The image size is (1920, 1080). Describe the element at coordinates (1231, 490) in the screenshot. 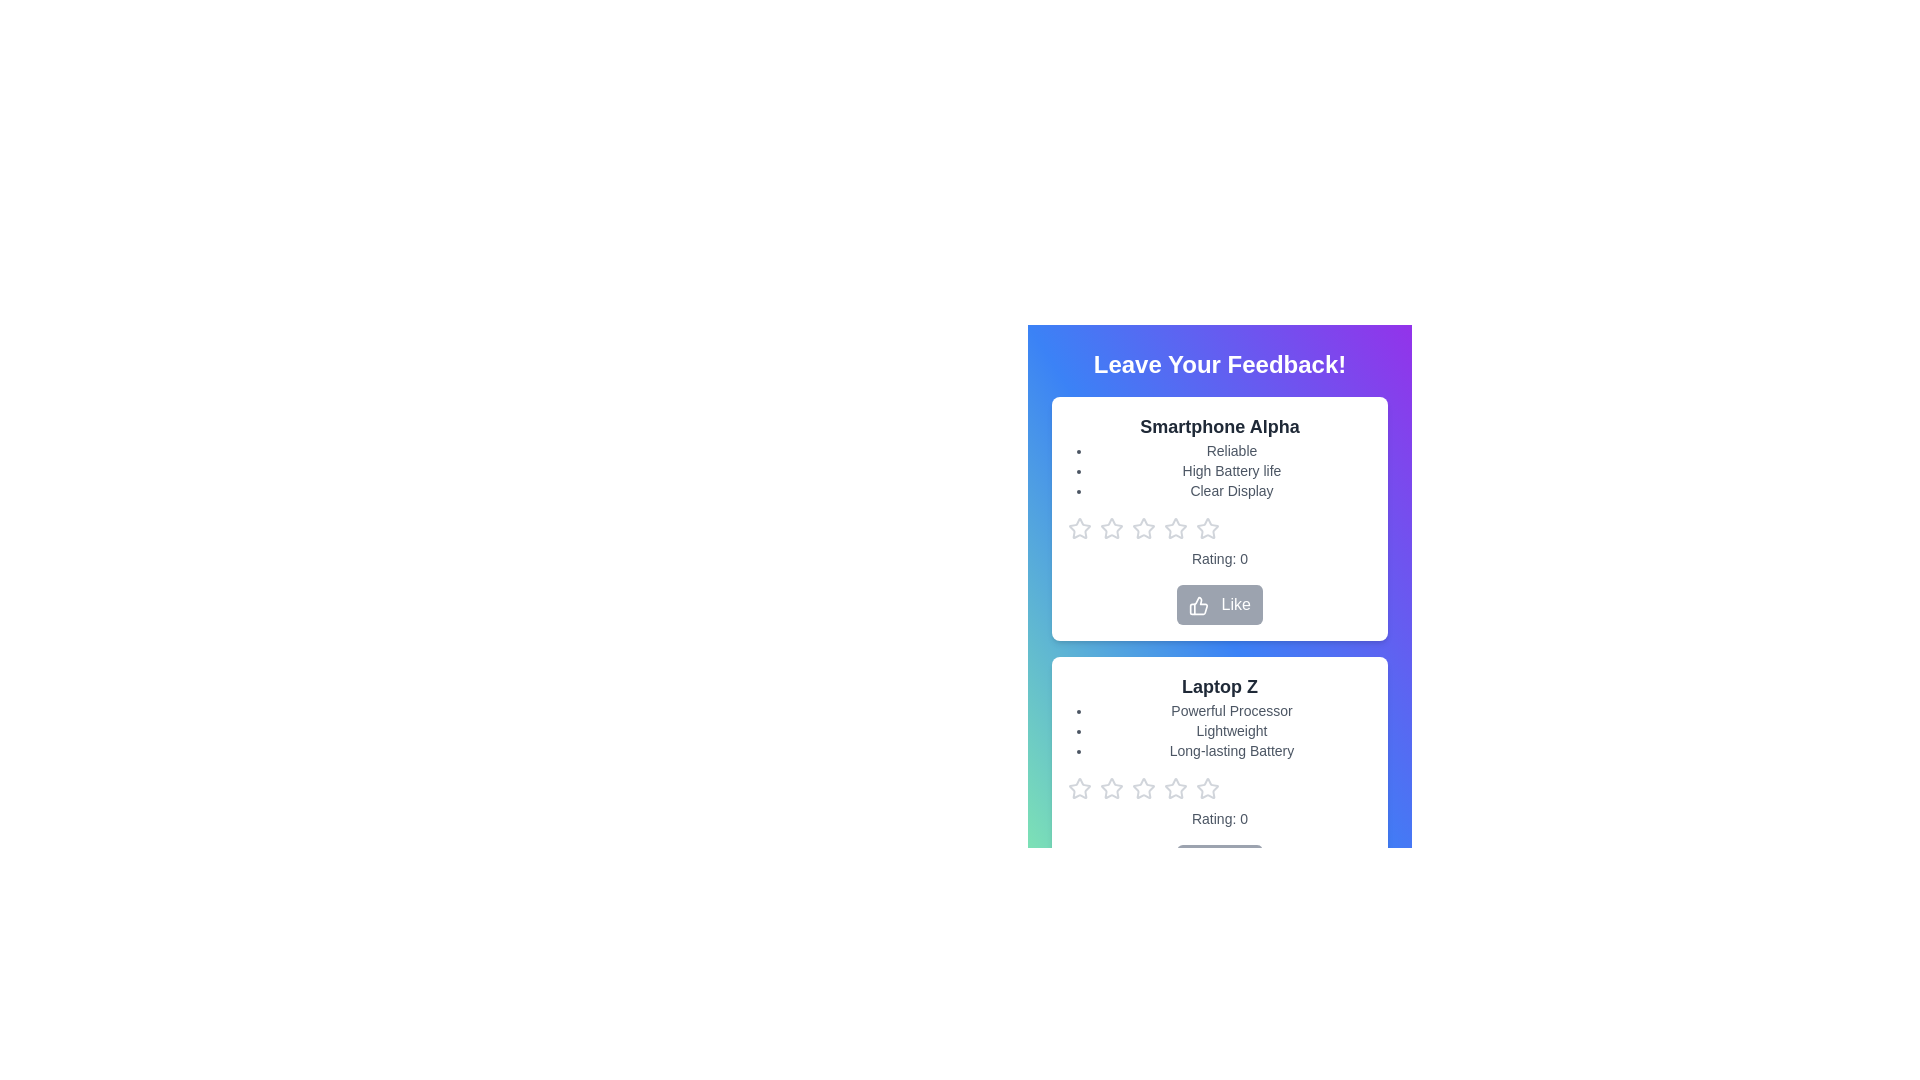

I see `the informational text label describing the feature of 'Smartphone Alpha', specifically the third item in the bullet-point list which states 'Clear Display'` at that location.